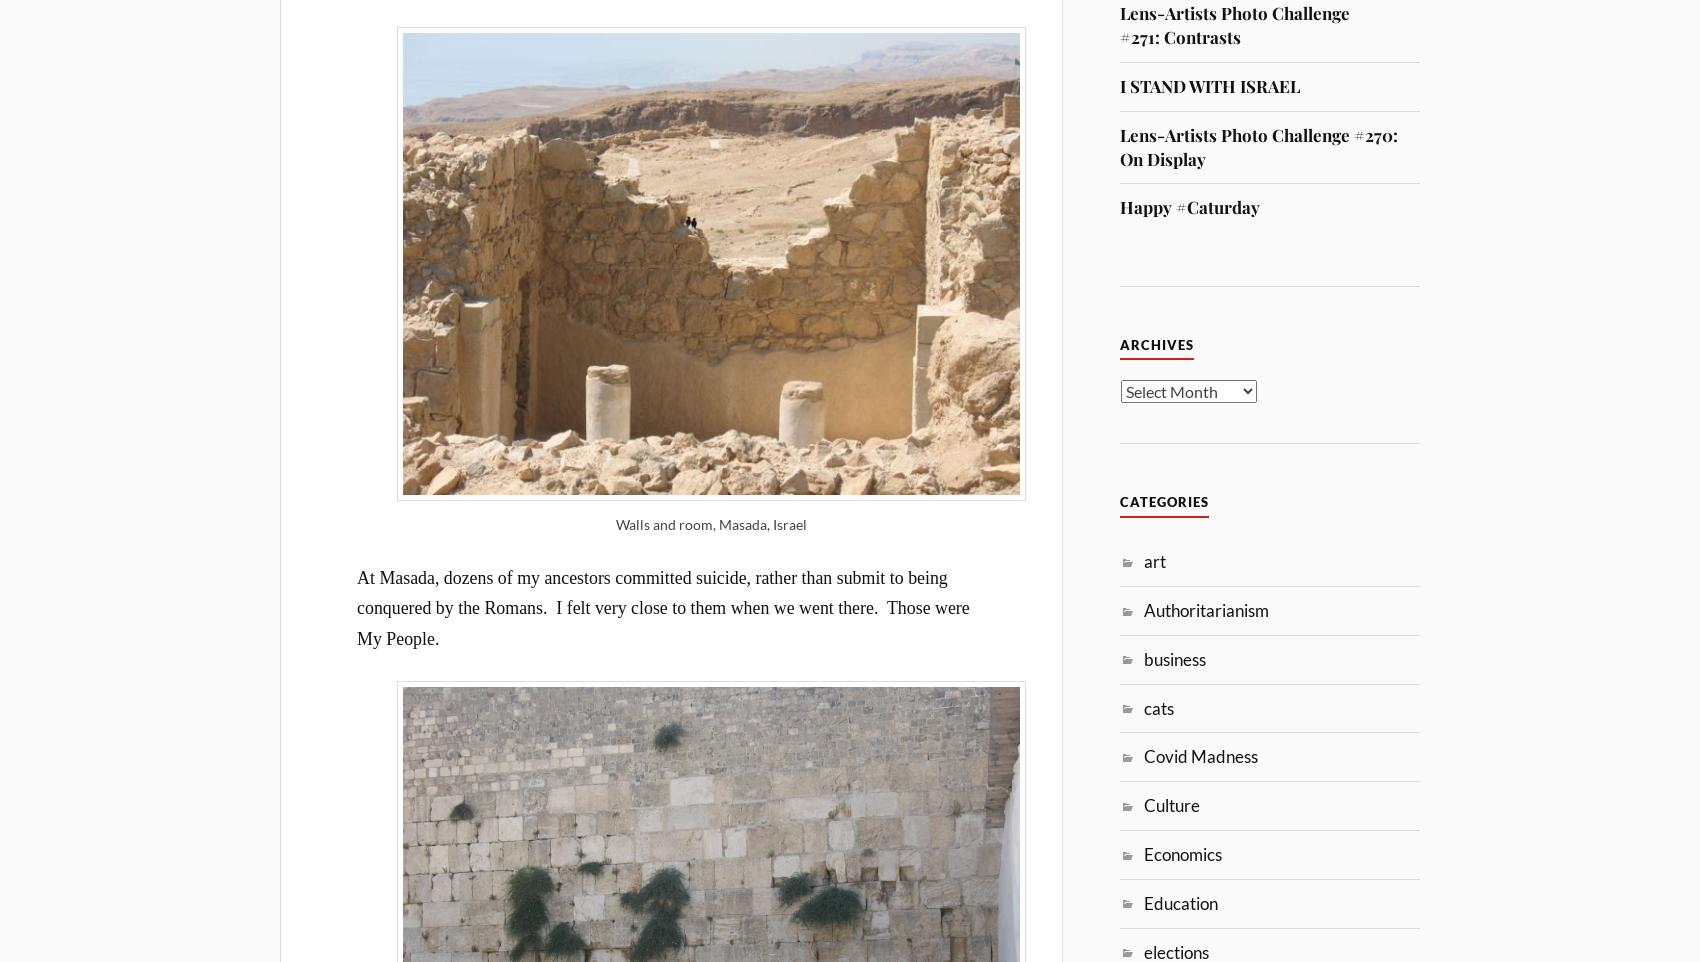  Describe the element at coordinates (1234, 24) in the screenshot. I see `'Lens-Artists Photo Challenge #271: Contrasts'` at that location.